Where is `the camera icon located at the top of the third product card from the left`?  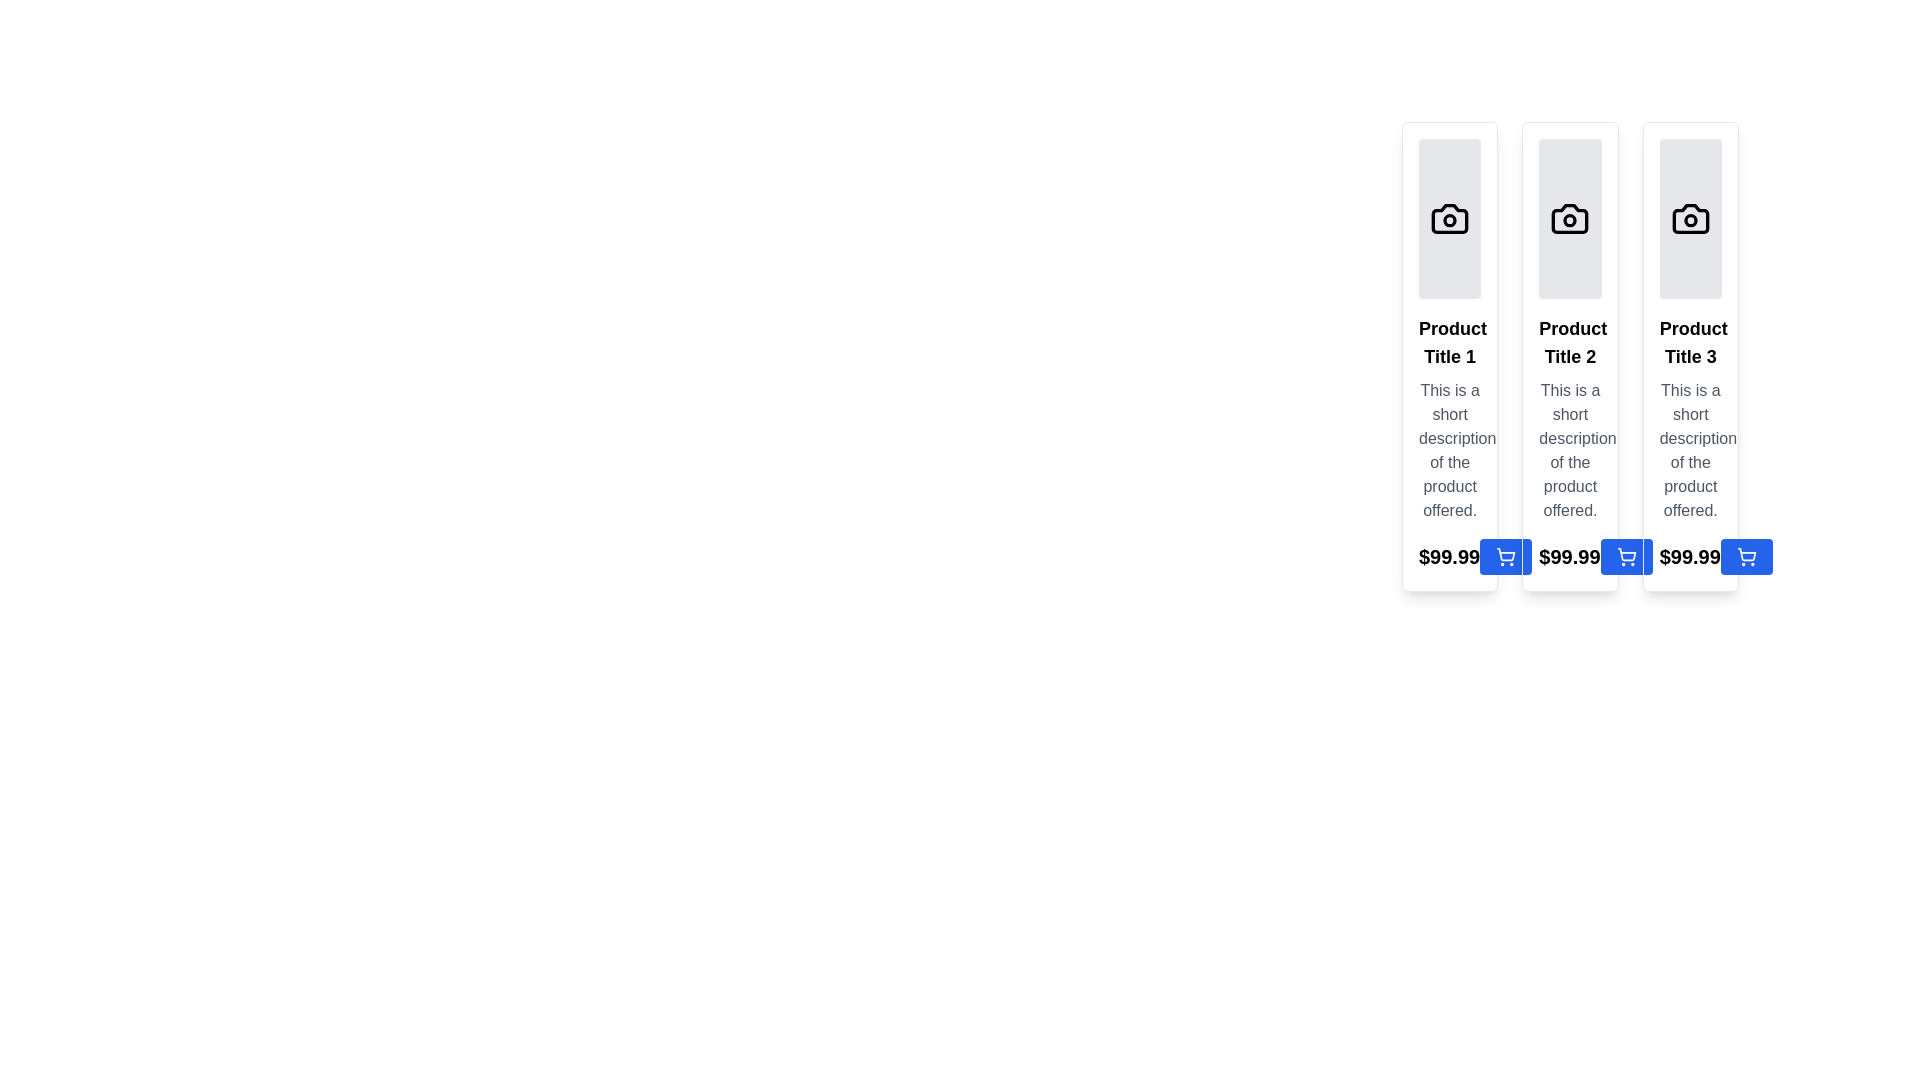 the camera icon located at the top of the third product card from the left is located at coordinates (1689, 219).